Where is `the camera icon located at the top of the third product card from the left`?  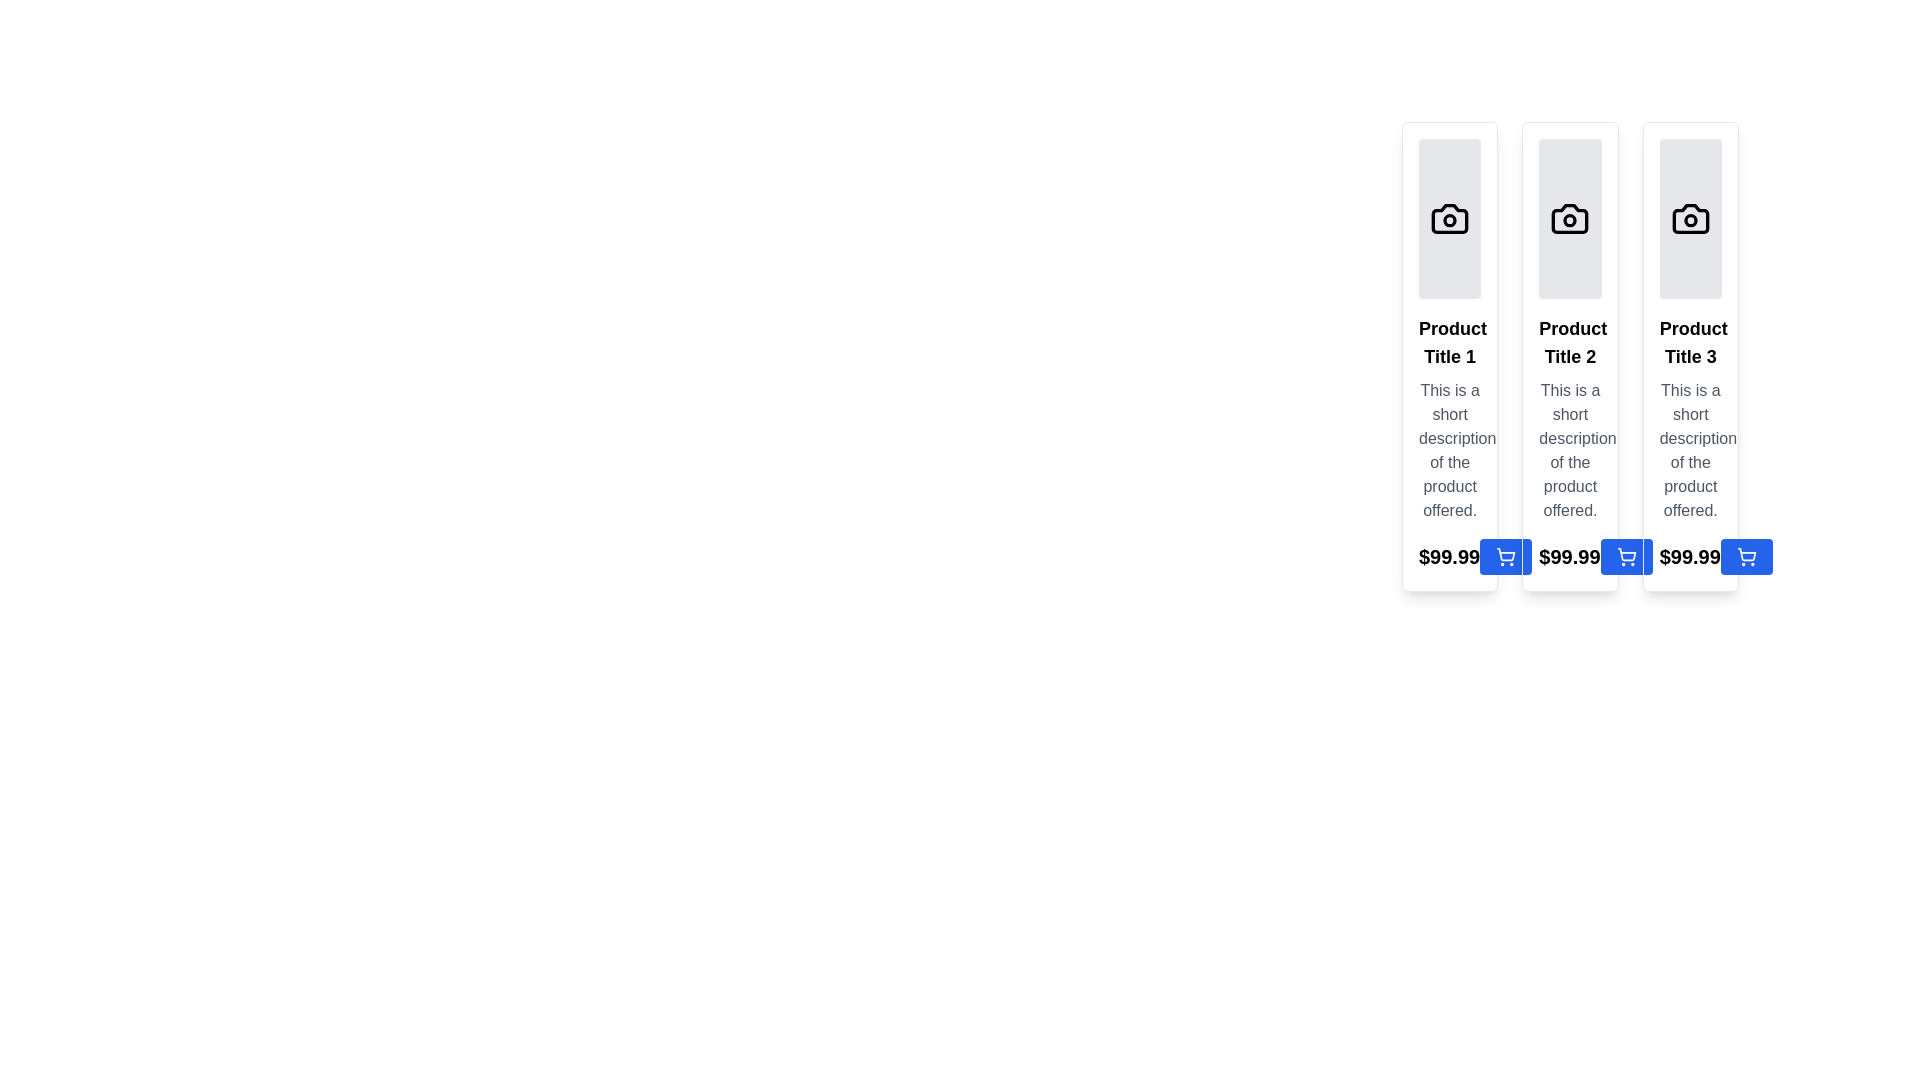 the camera icon located at the top of the third product card from the left is located at coordinates (1689, 219).